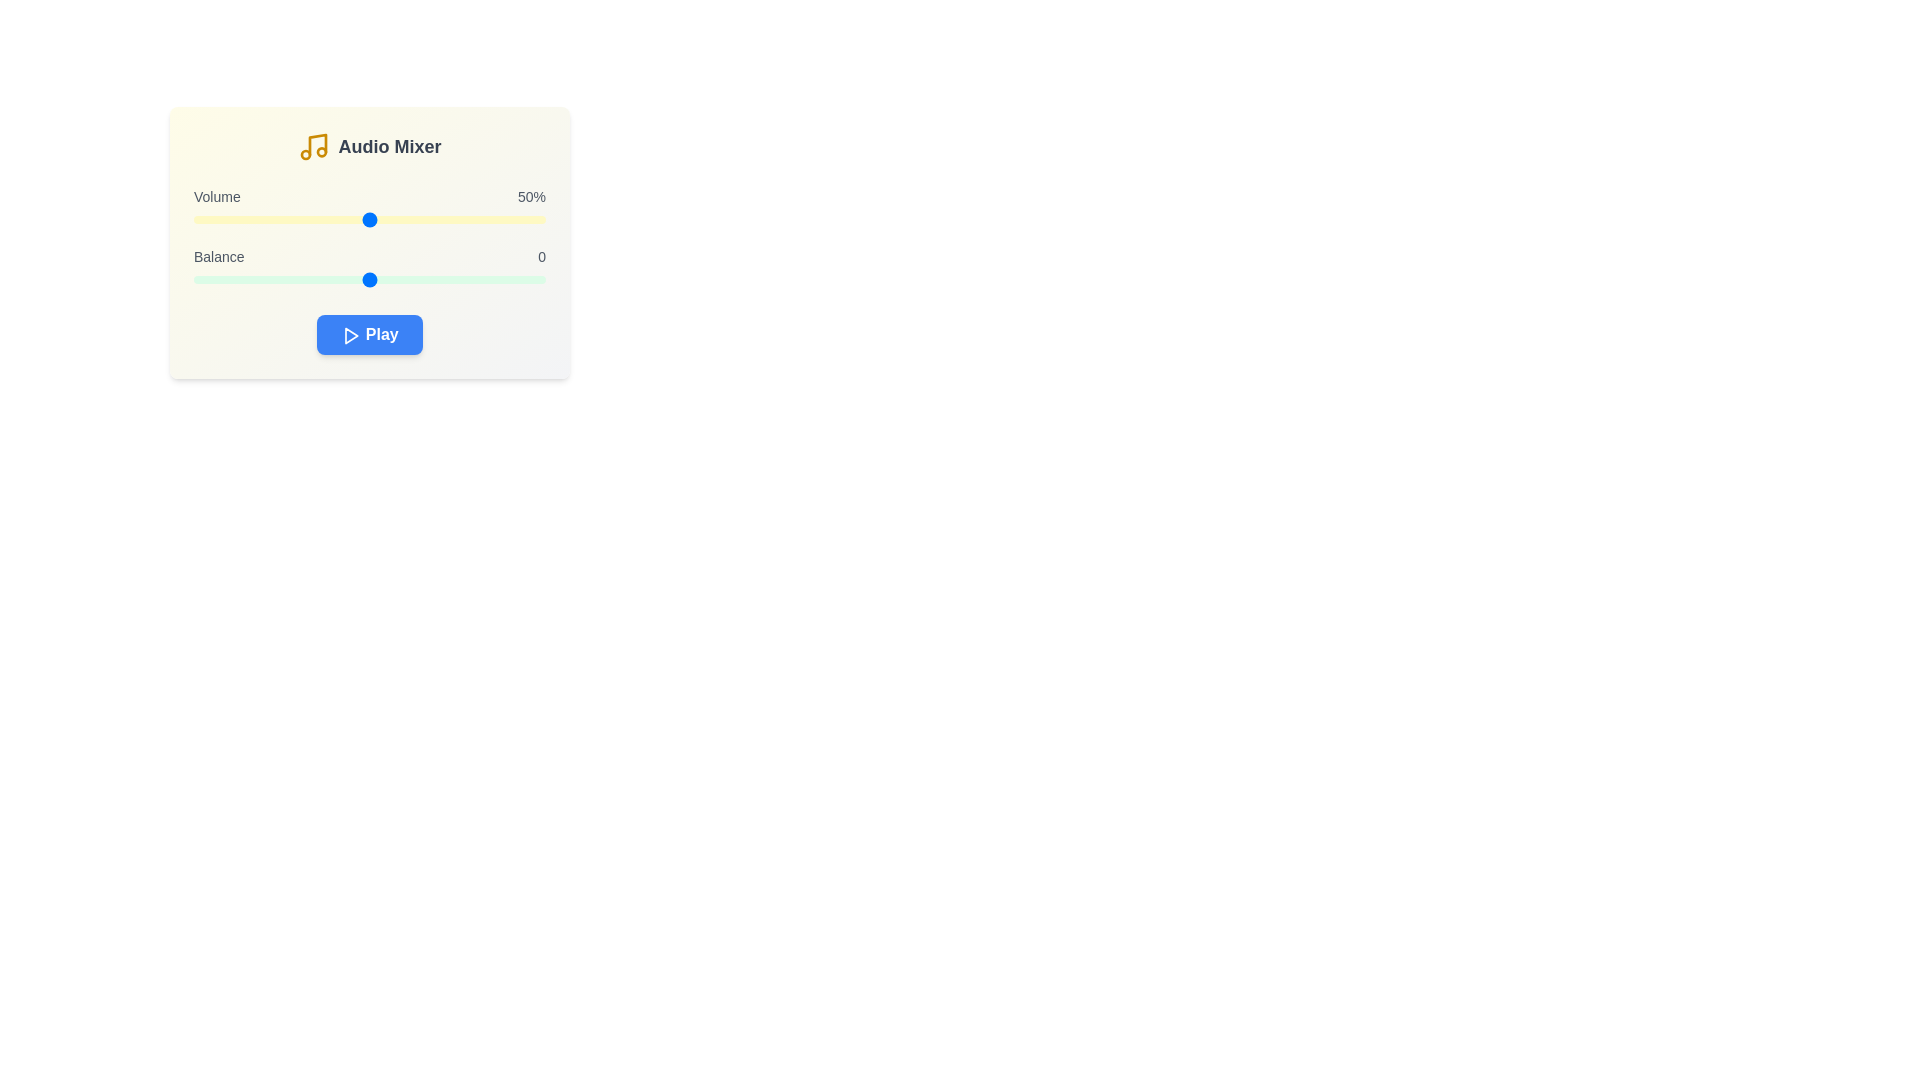 This screenshot has height=1080, width=1920. I want to click on the Text label that displays 'Volume' and its current value '50%', located under the title 'Audio Mixer' and above the volume slider, so click(369, 196).